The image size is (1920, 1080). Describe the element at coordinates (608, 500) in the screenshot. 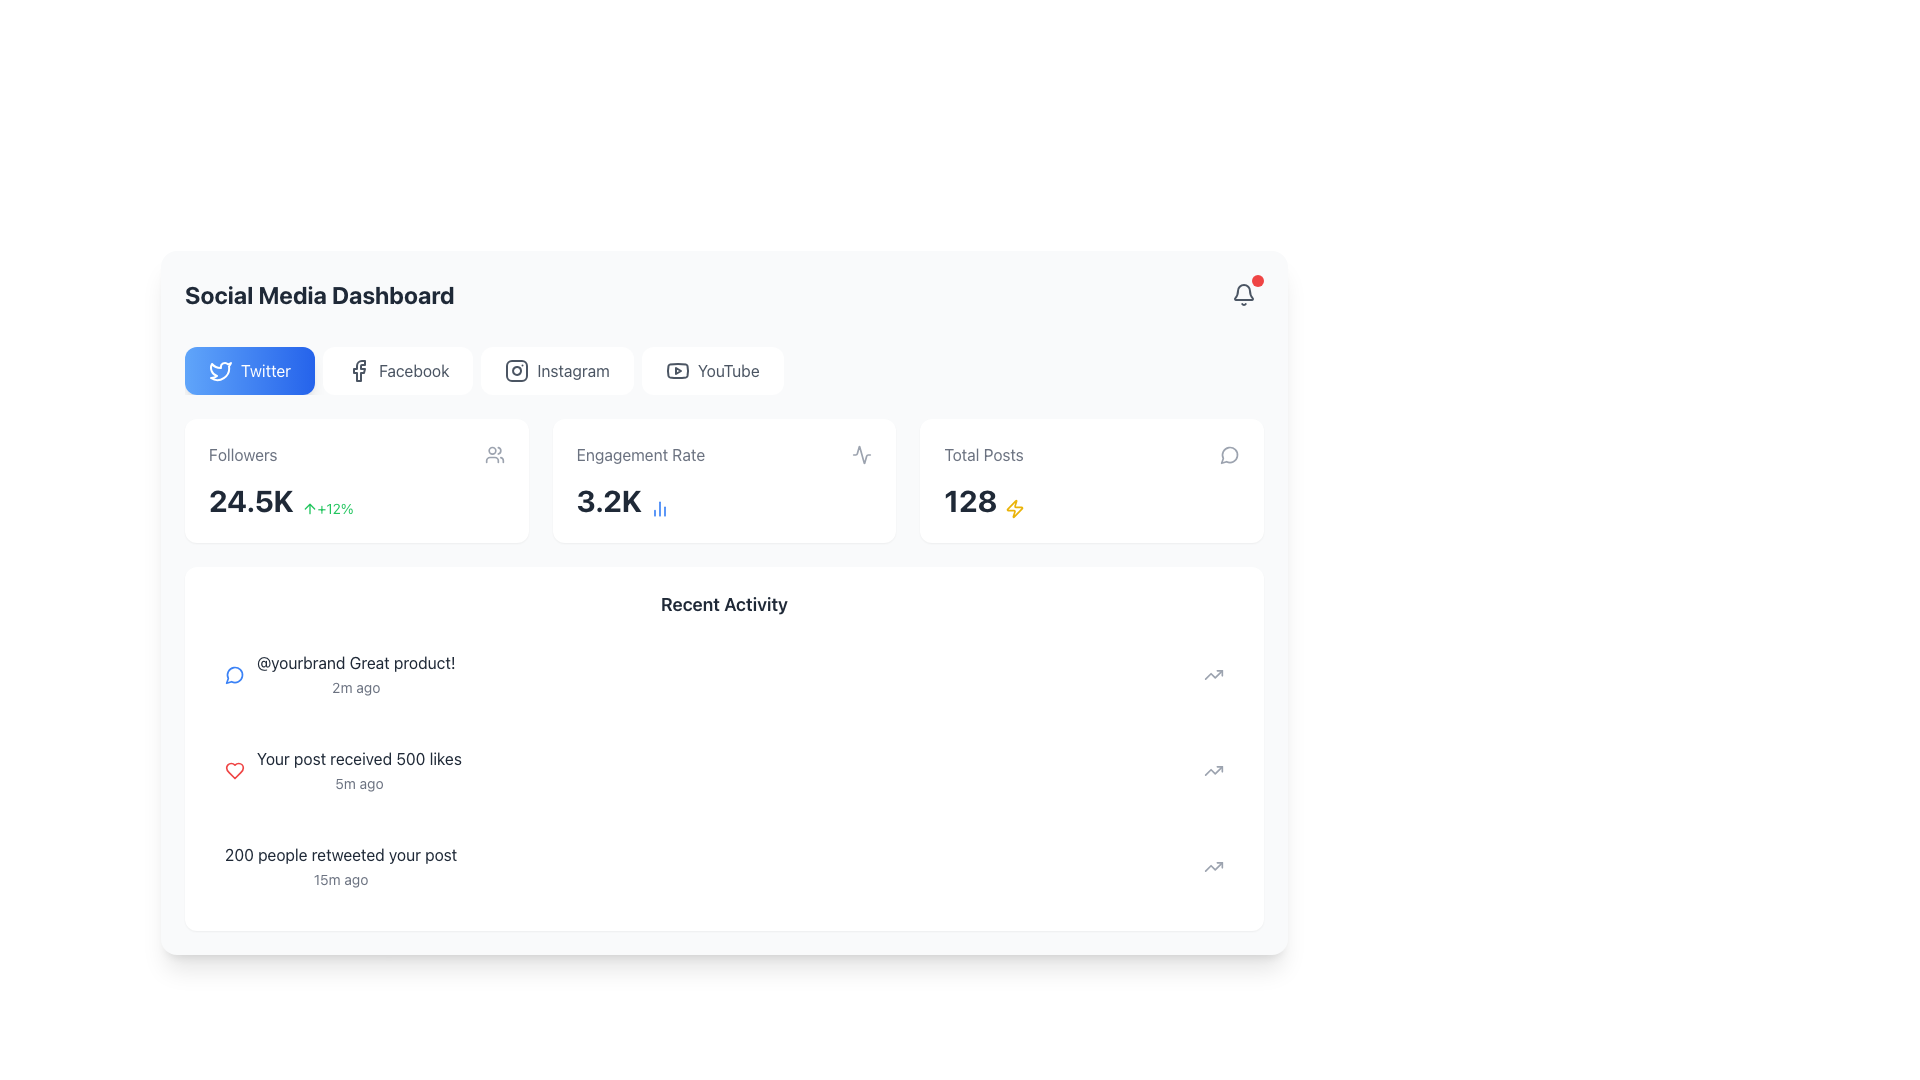

I see `the 'Engagement Rate' text label, which displays the numerical value of engagements in thousands and is located in the middle card of three cards on the dashboard` at that location.